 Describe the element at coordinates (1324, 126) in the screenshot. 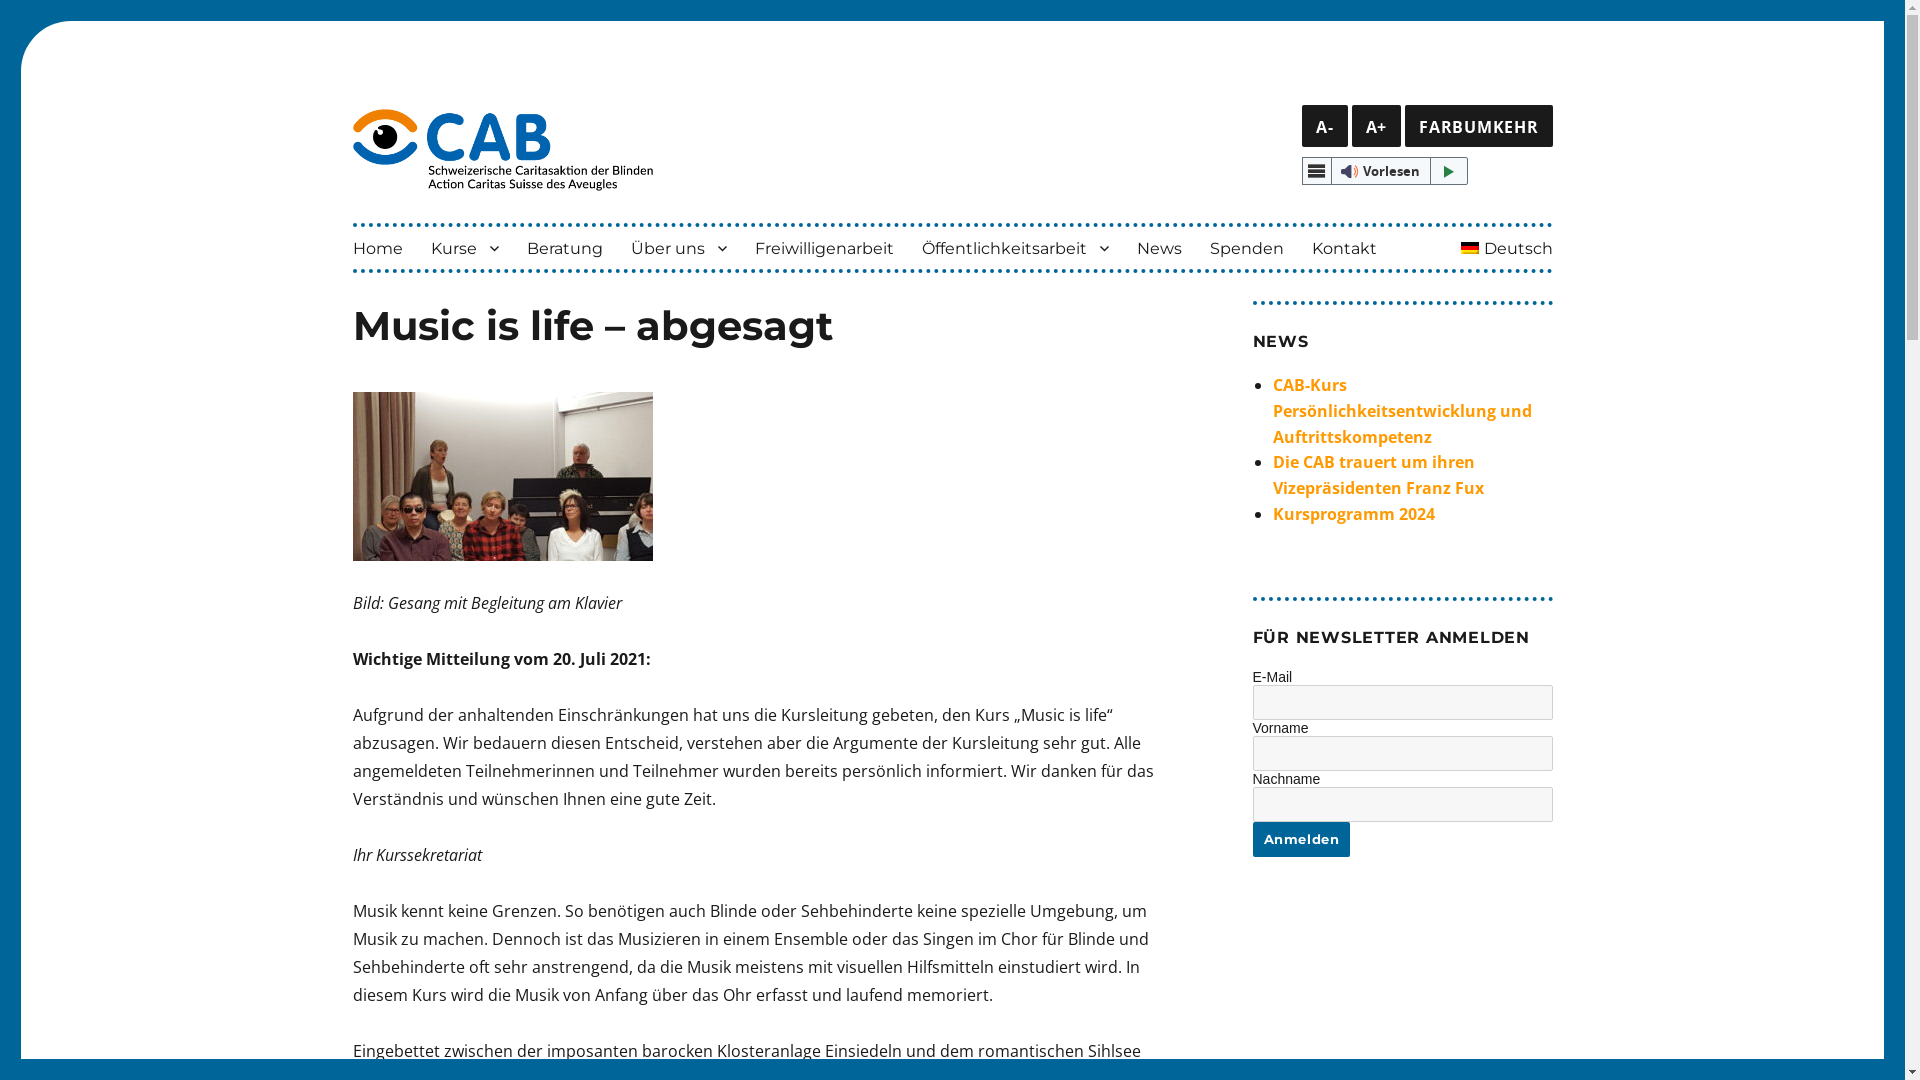

I see `'A-'` at that location.